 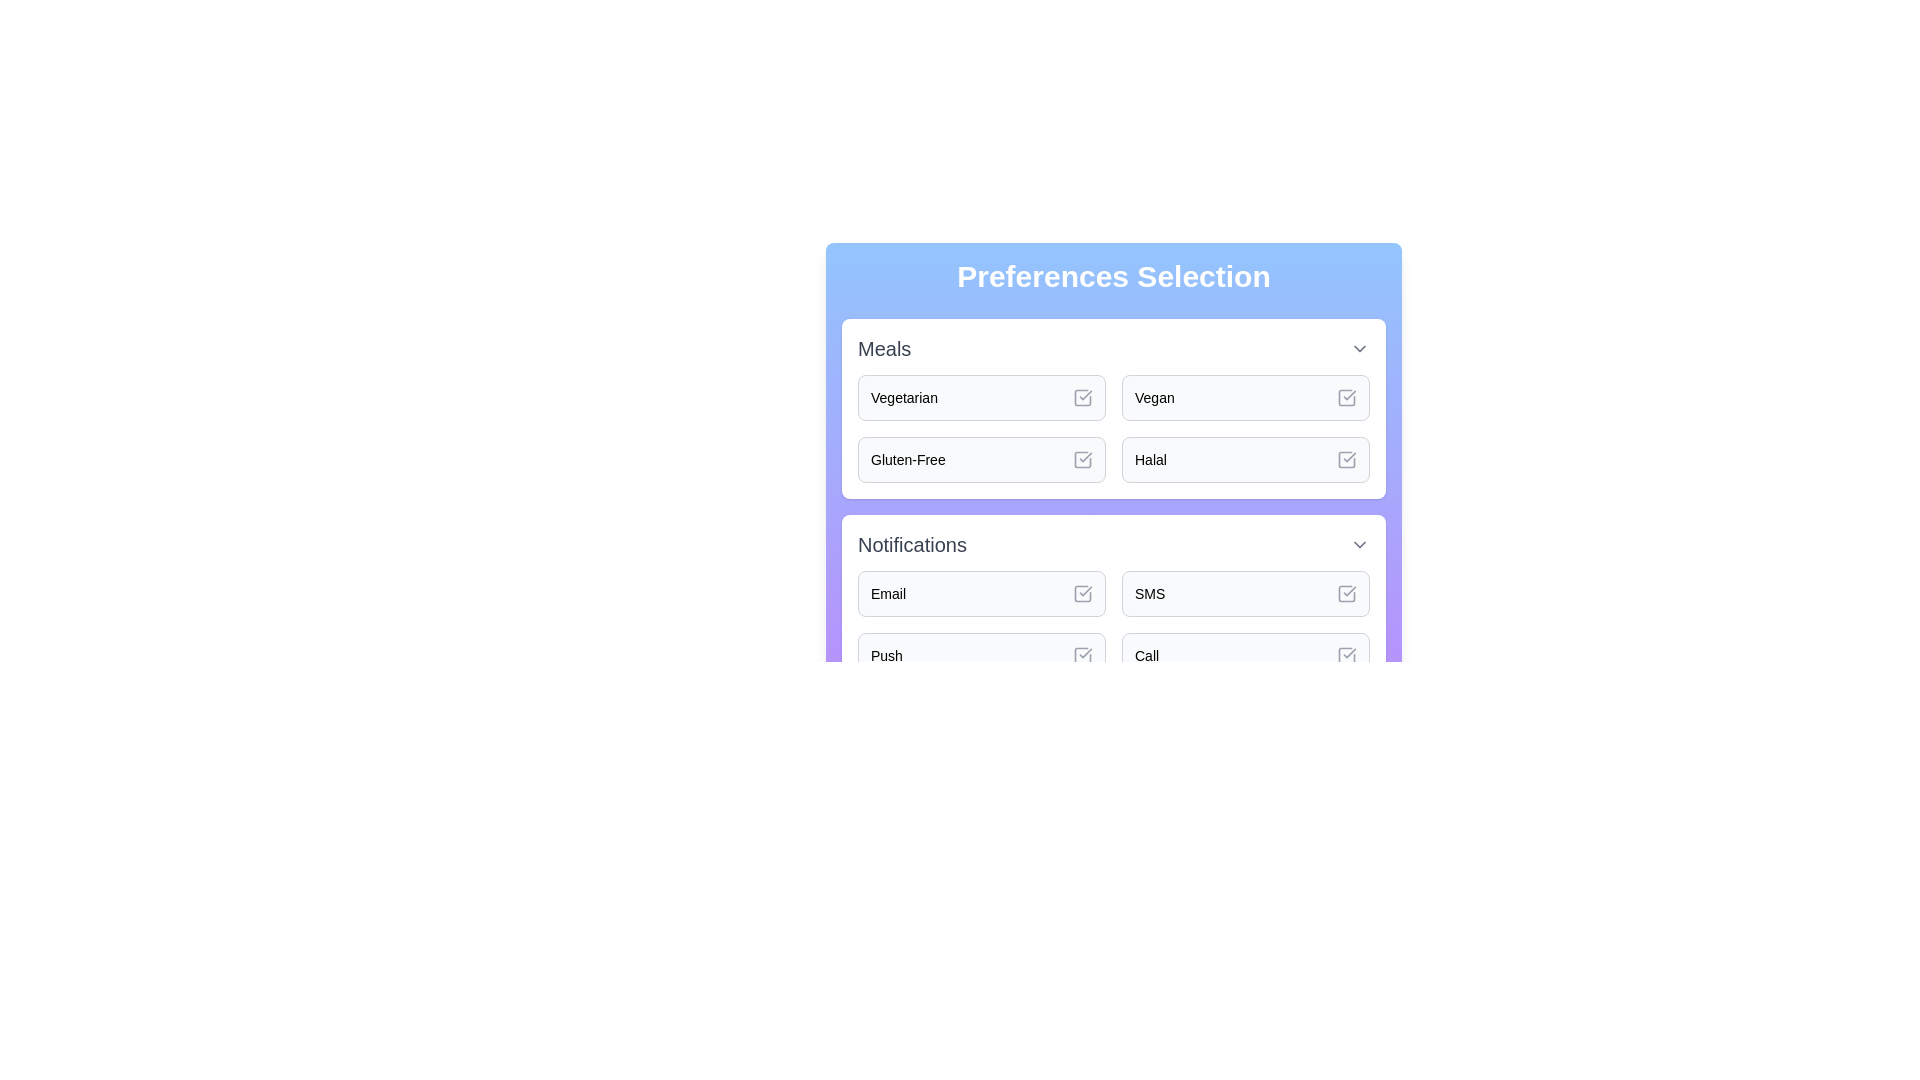 I want to click on the checkbox labeled 'Gluten-Free', so click(x=982, y=459).